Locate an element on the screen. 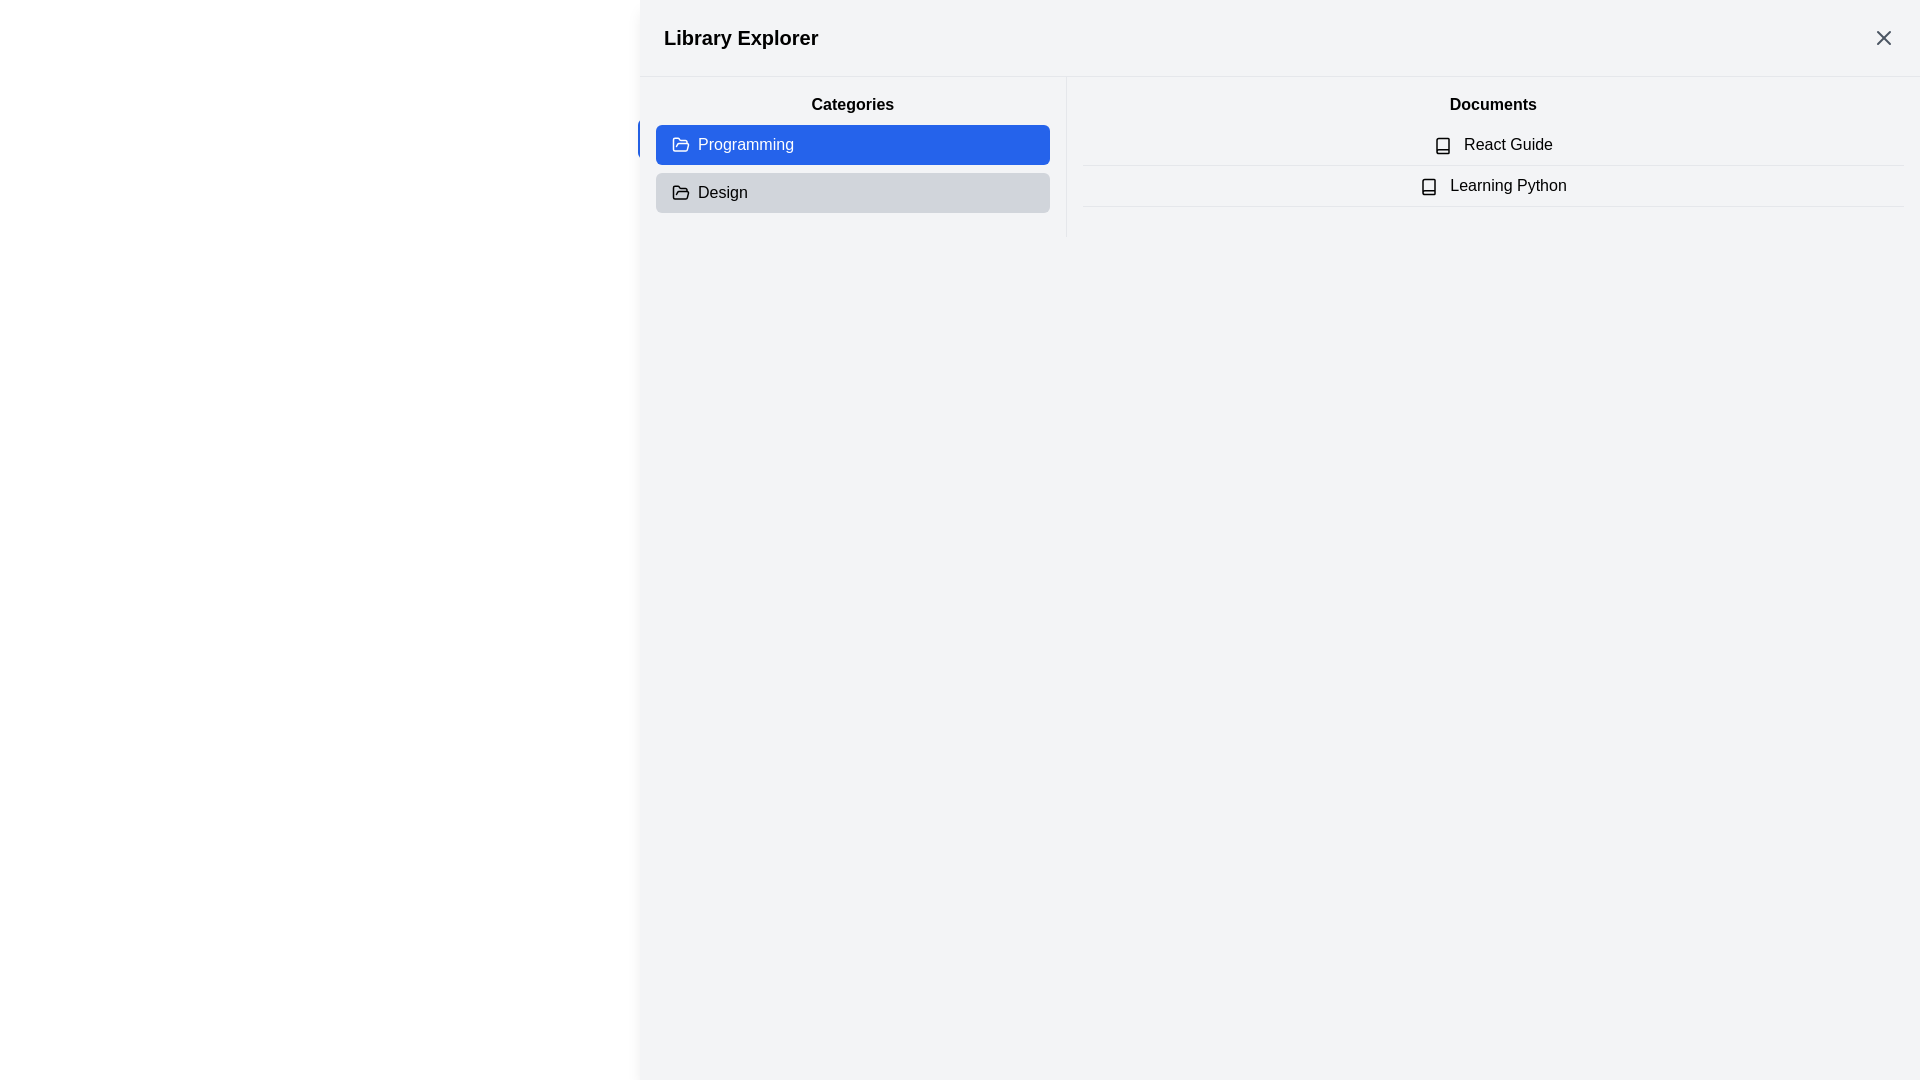 The width and height of the screenshot is (1920, 1080). the bold, prominent static text displaying 'Library Explorer' located at the top-left section of the header is located at coordinates (740, 38).